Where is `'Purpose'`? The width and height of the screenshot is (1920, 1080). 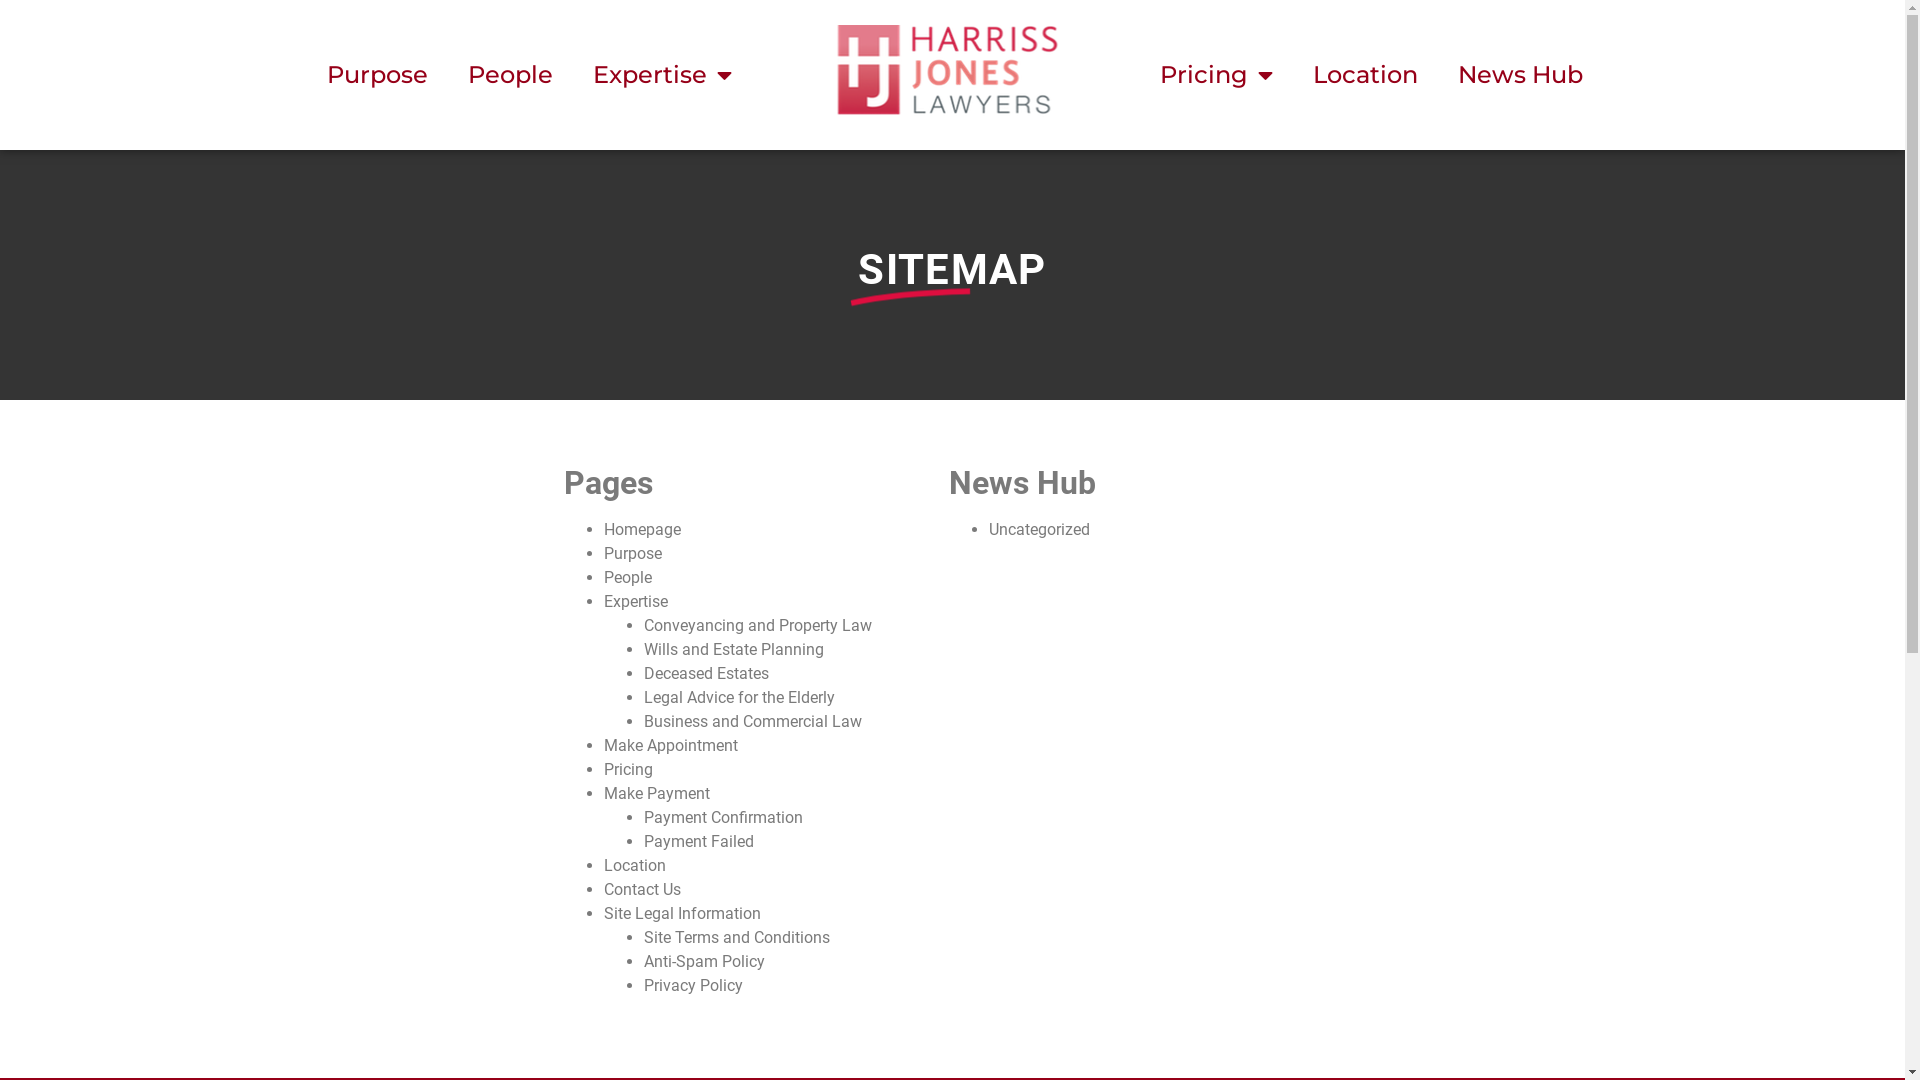
'Purpose' is located at coordinates (306, 73).